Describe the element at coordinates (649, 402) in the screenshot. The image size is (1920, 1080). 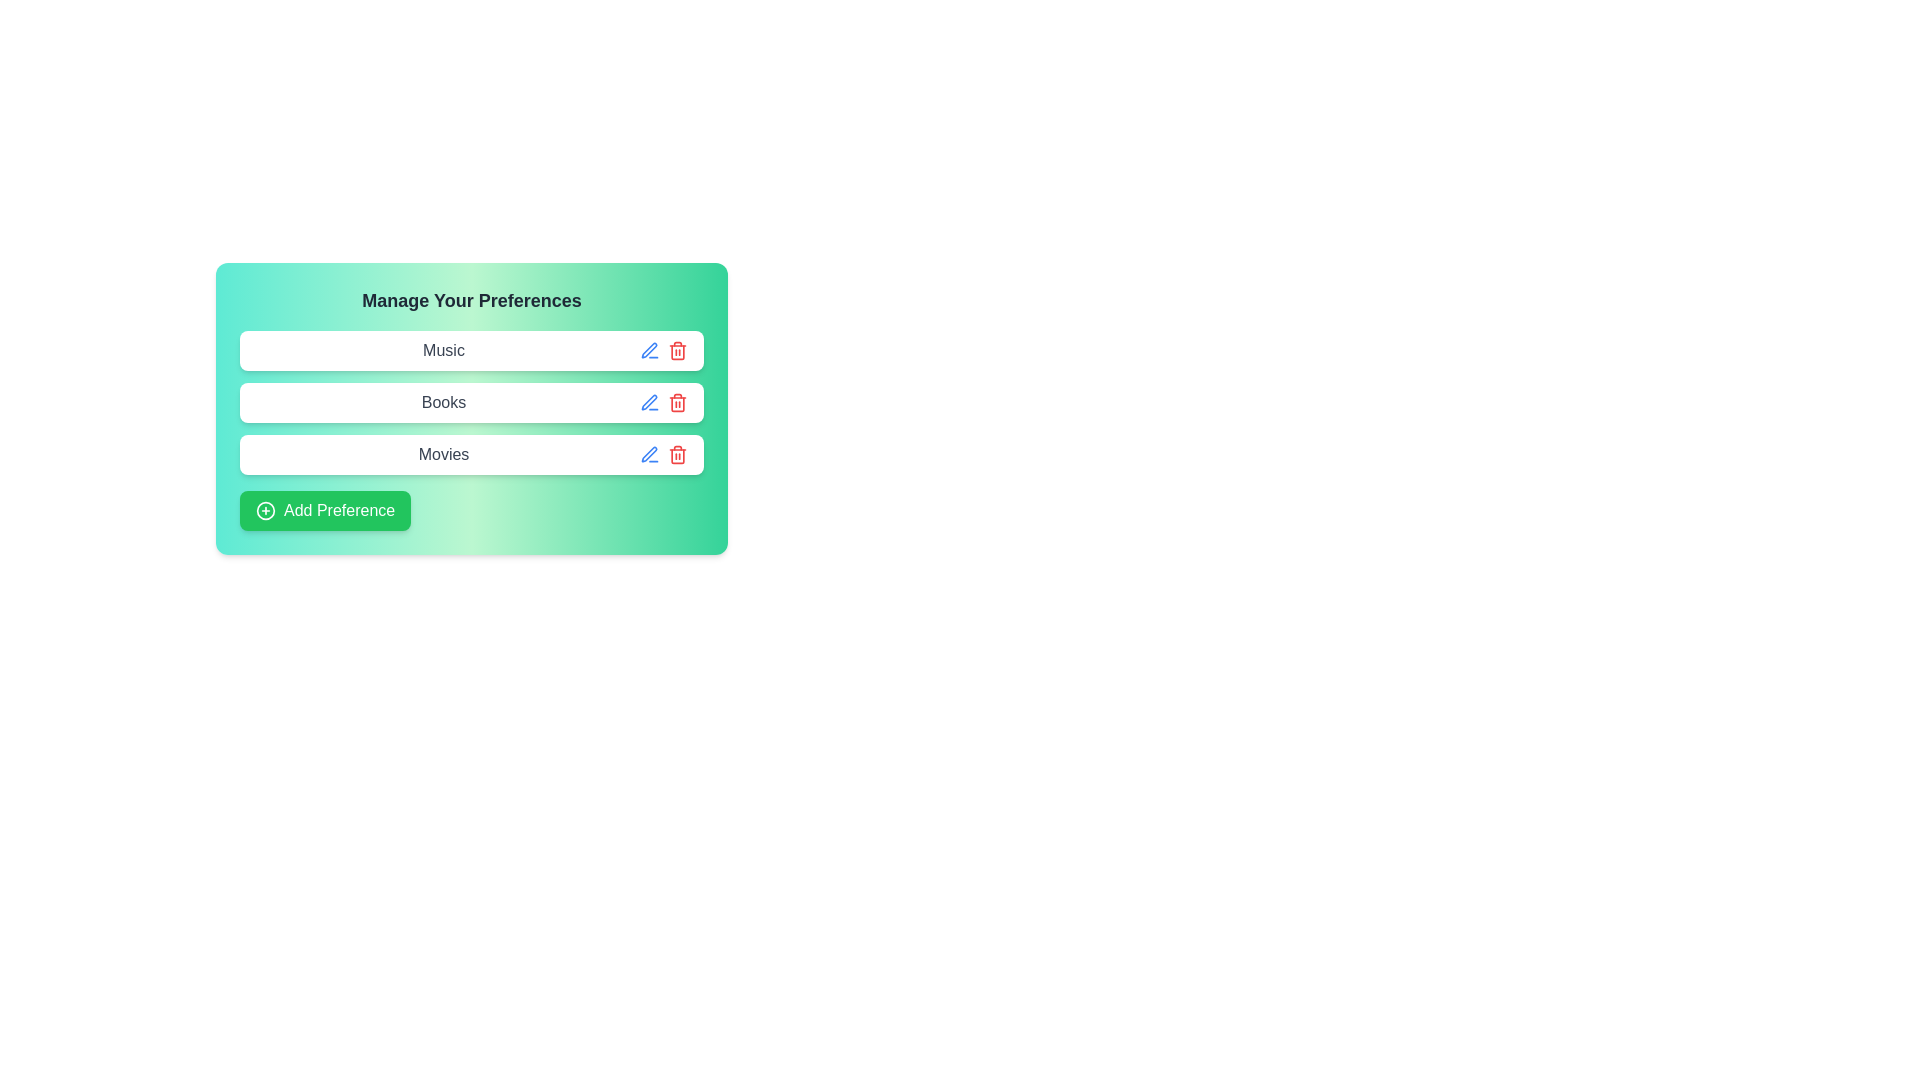
I see `the edit button for the preference tag Books to enable editing` at that location.